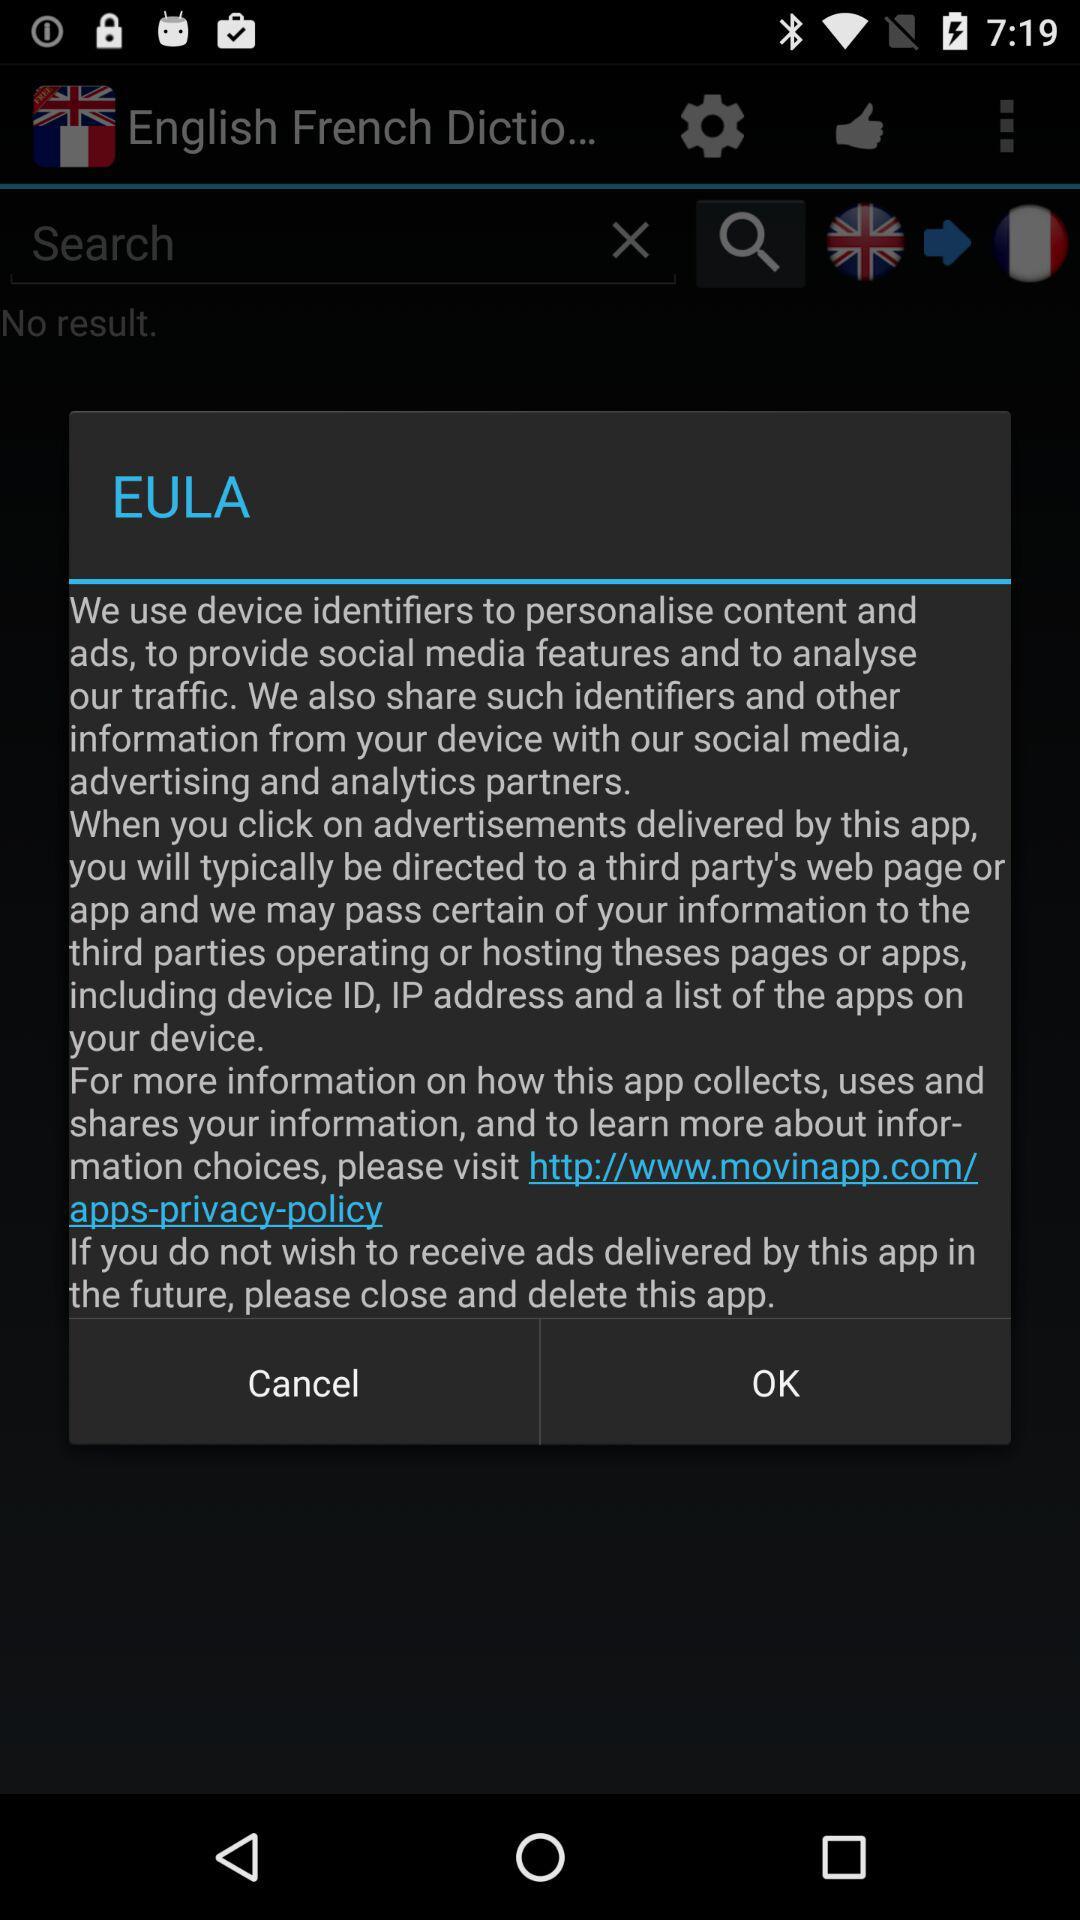  What do you see at coordinates (540, 949) in the screenshot?
I see `the we use device item` at bounding box center [540, 949].